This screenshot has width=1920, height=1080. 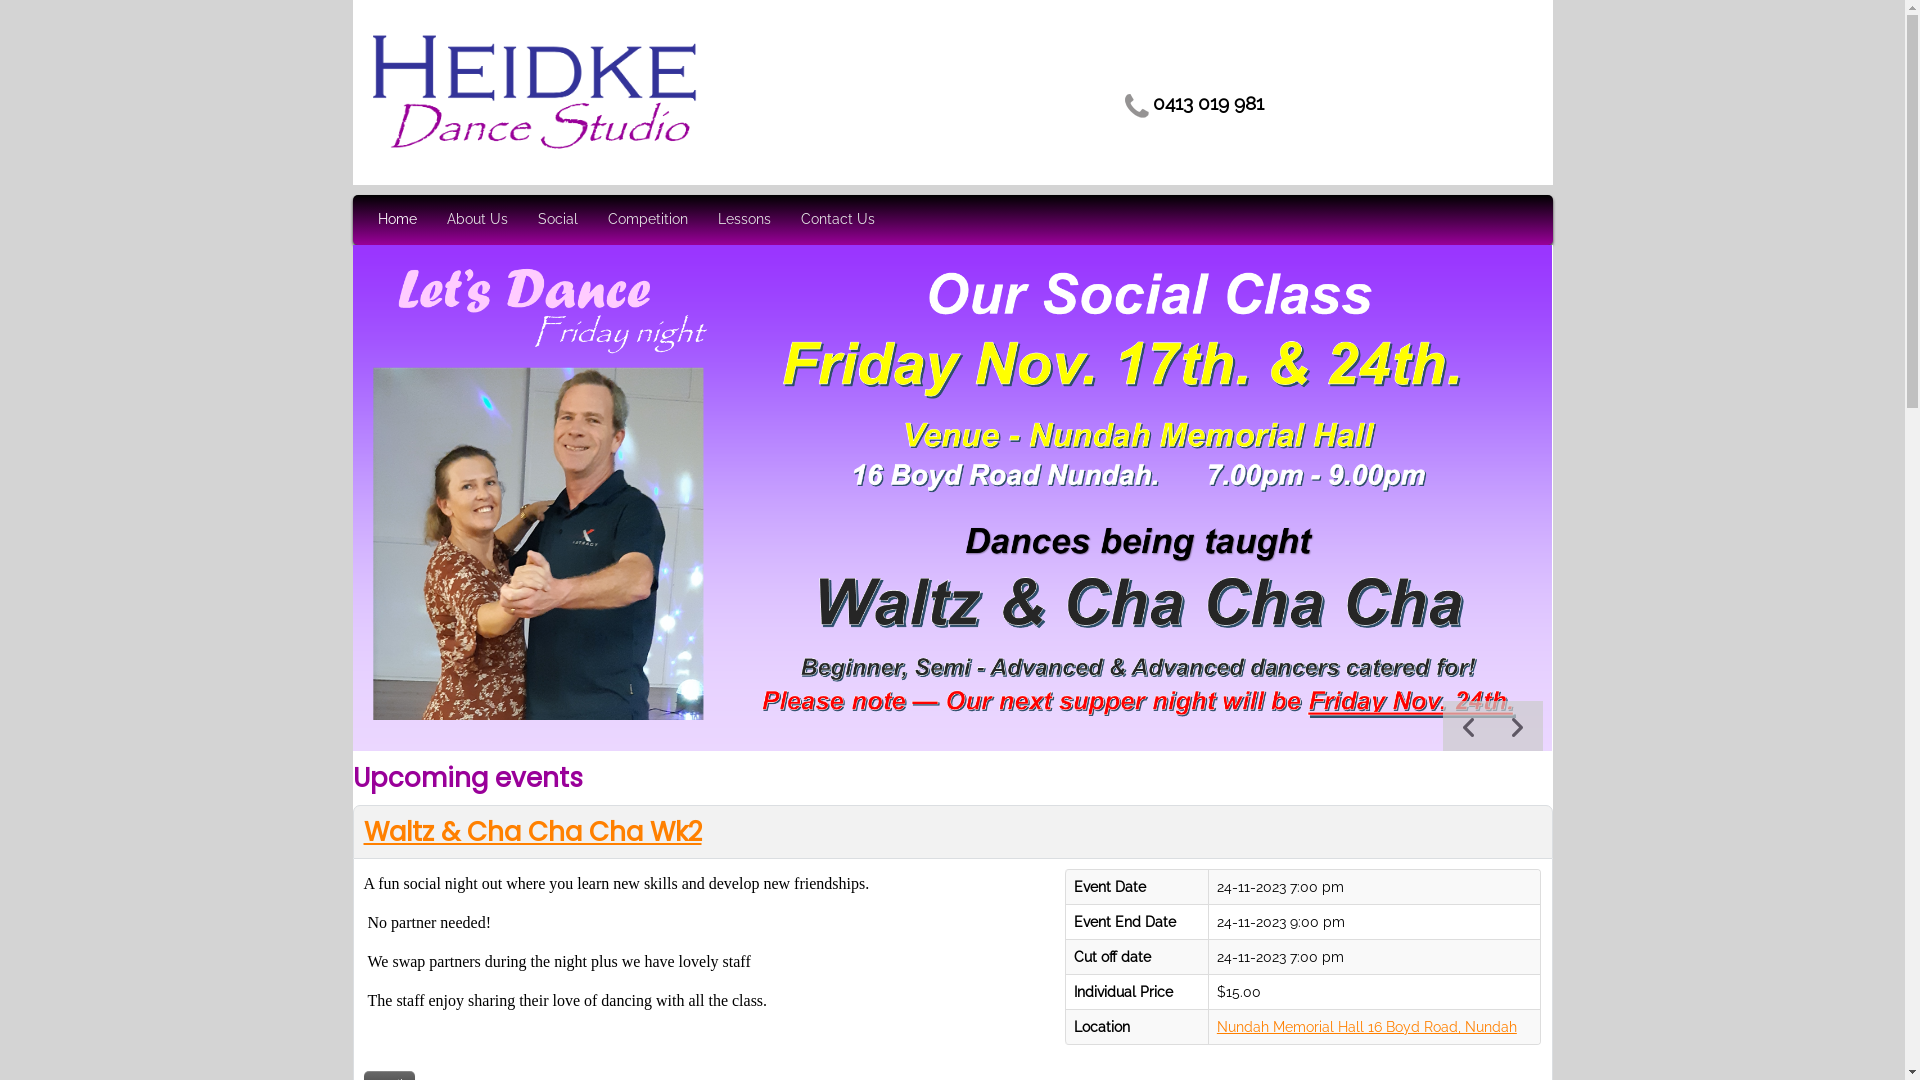 I want to click on 'Nundah Memorial Hall 16 Boyd Road, Nundah', so click(x=1366, y=1026).